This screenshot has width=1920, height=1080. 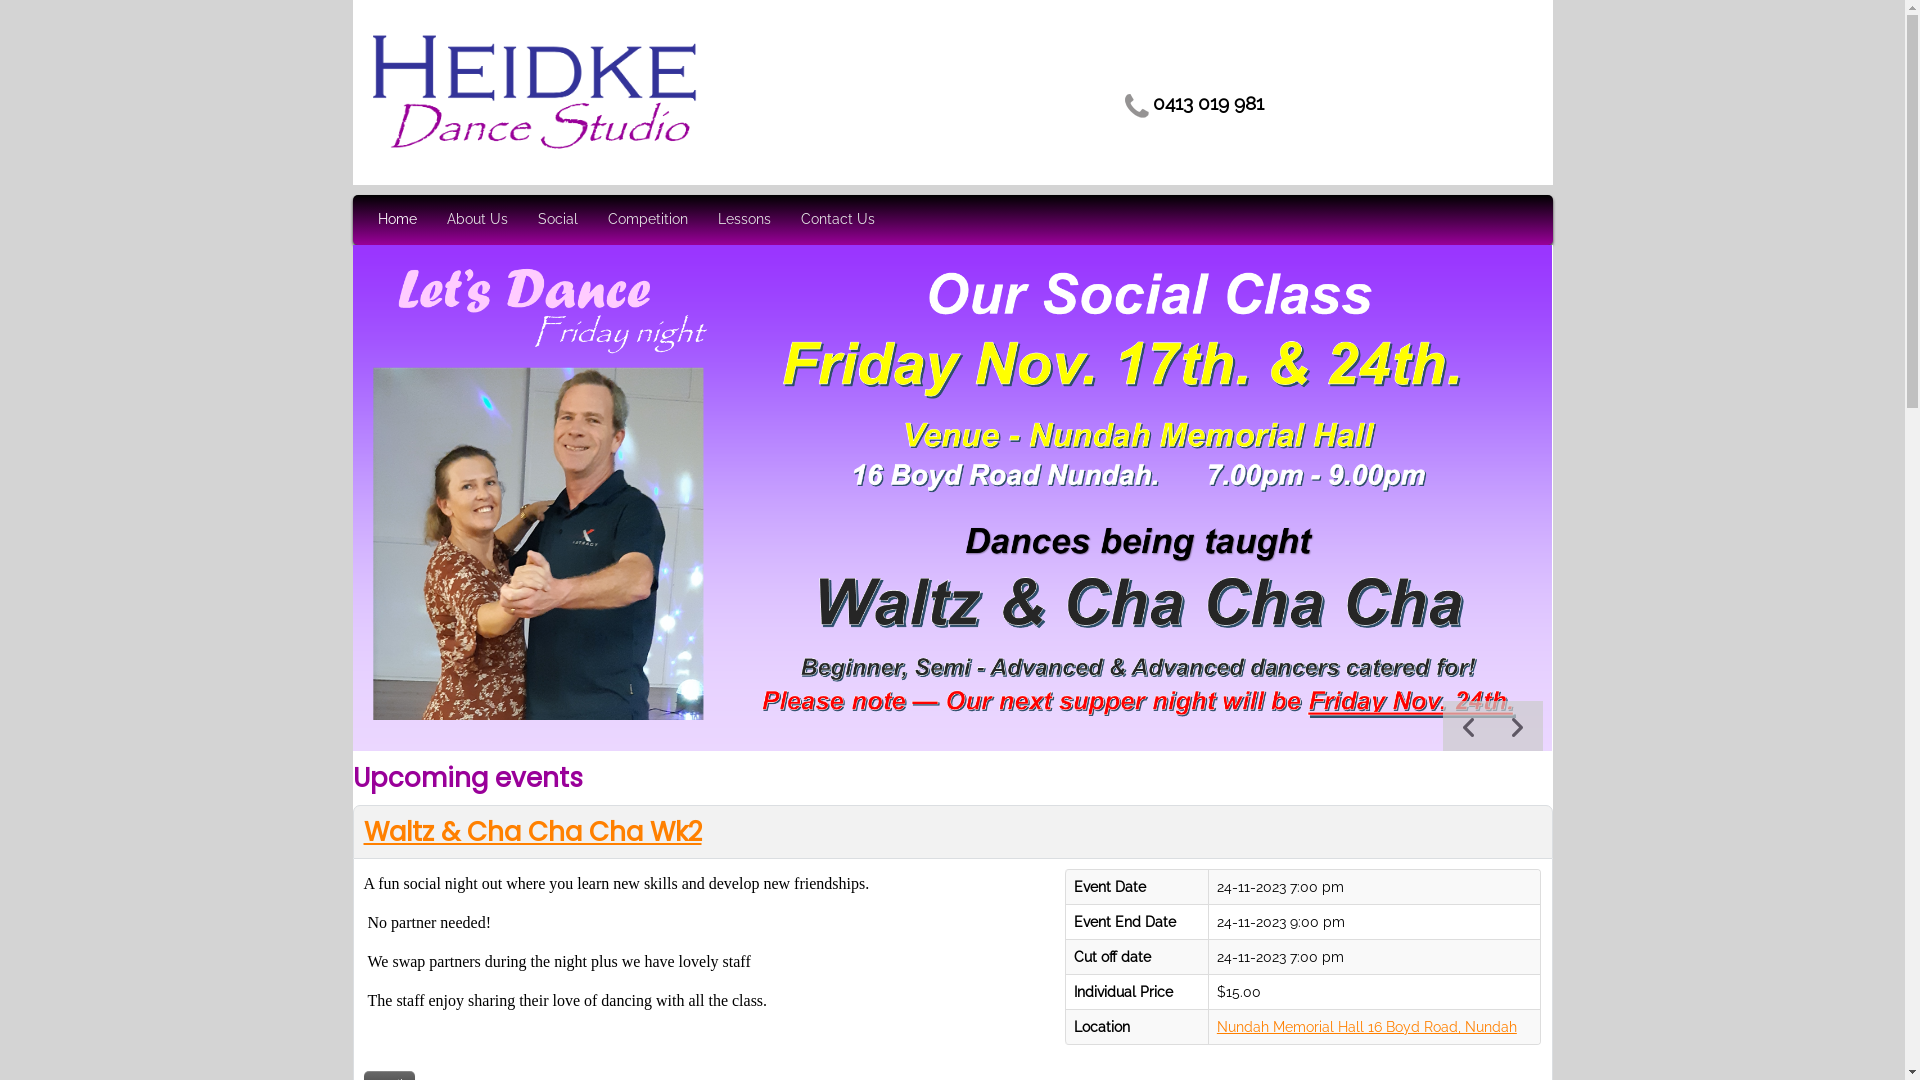 I want to click on 'Nundah Memorial Hall 16 Boyd Road, Nundah', so click(x=1366, y=1026).